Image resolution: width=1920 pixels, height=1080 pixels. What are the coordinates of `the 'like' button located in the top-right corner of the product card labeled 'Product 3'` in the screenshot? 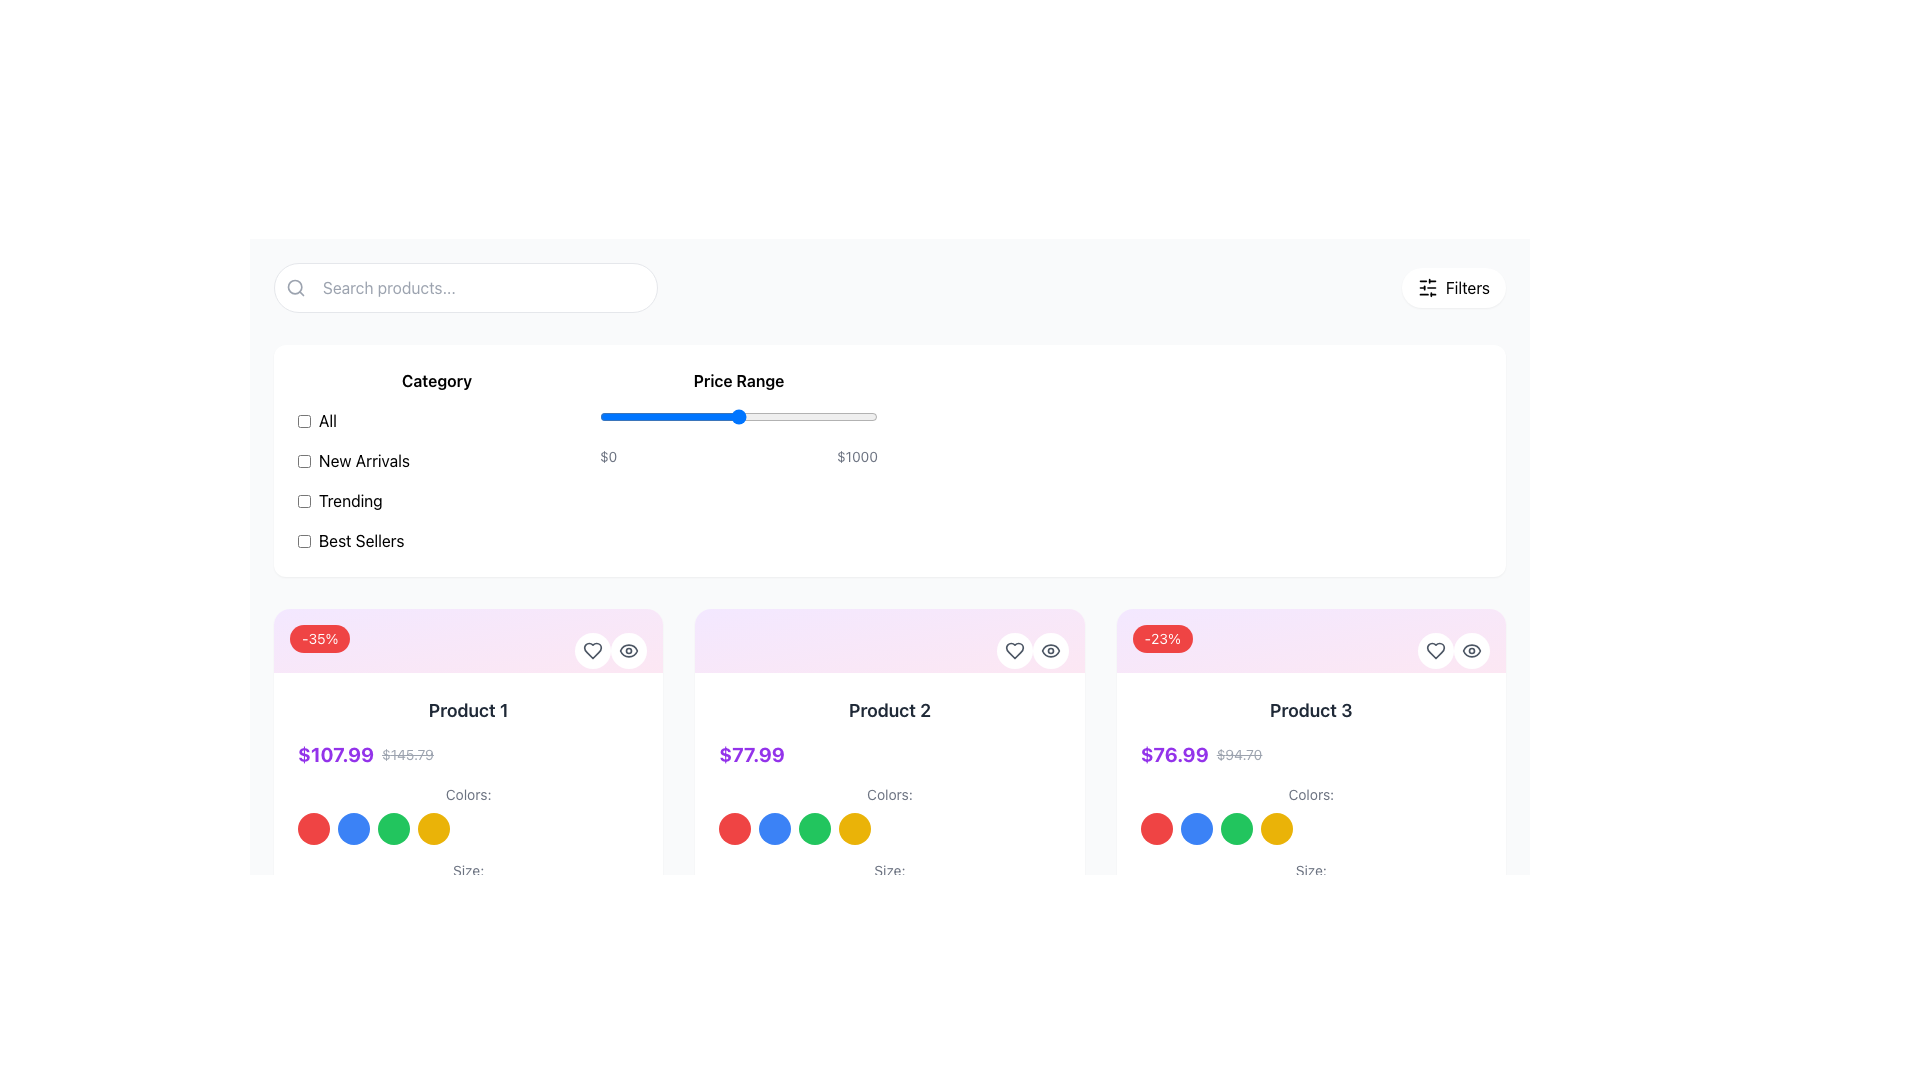 It's located at (1434, 651).